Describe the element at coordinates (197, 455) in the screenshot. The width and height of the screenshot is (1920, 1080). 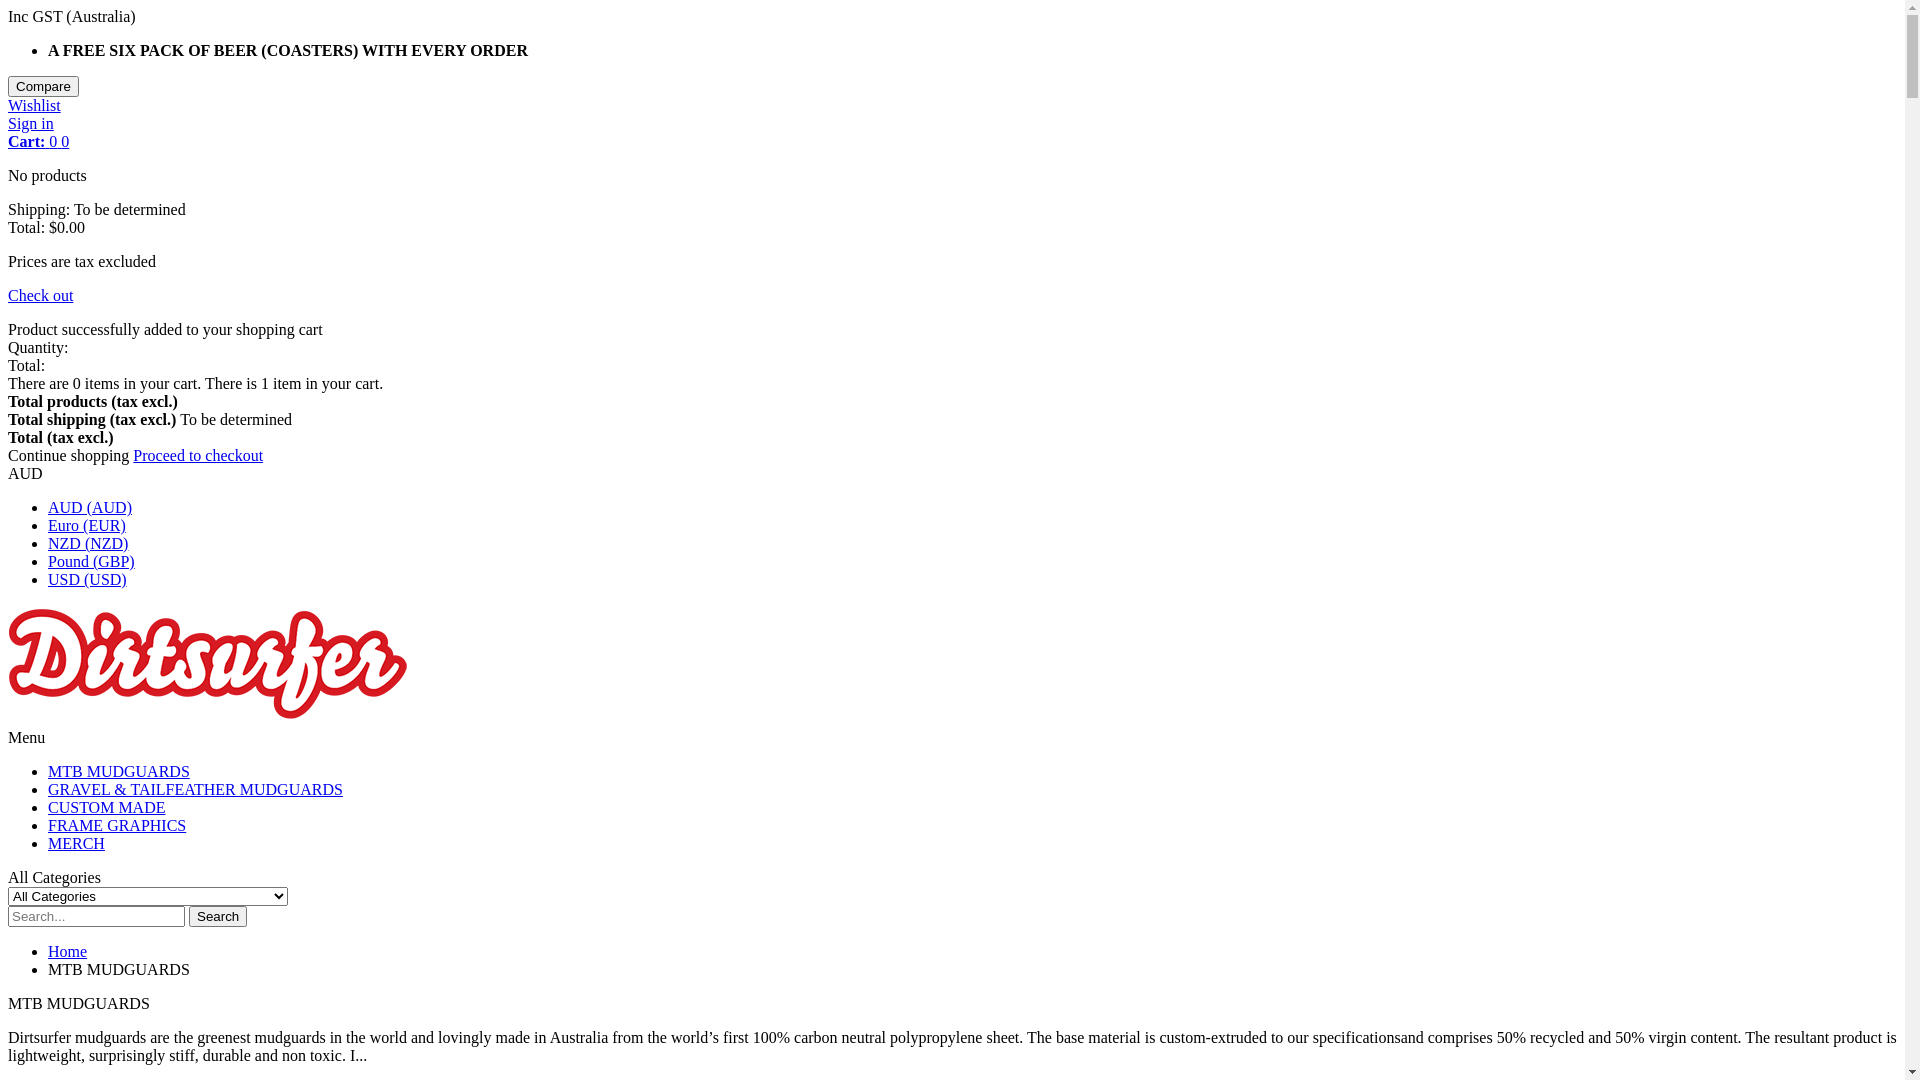
I see `'Proceed to checkout'` at that location.